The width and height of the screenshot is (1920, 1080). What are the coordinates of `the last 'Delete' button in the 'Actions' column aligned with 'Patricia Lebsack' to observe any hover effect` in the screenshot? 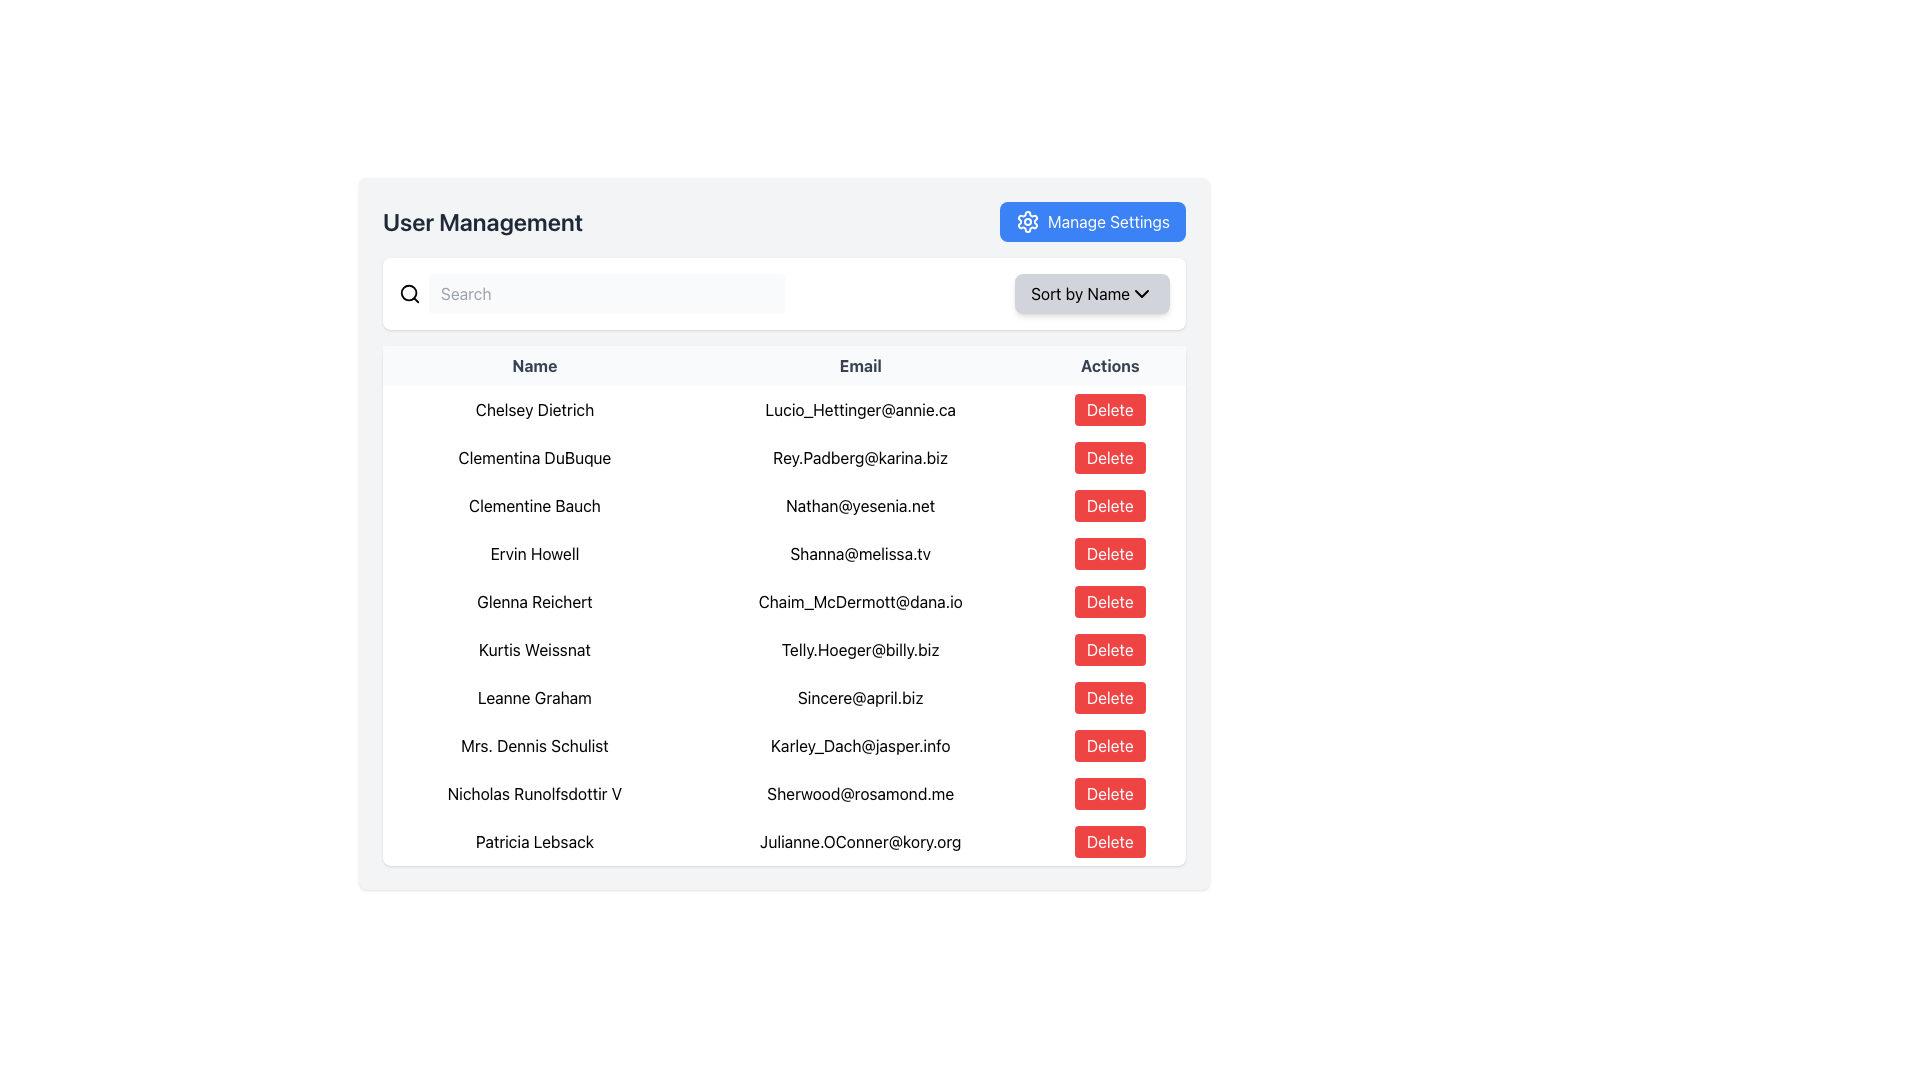 It's located at (1109, 841).